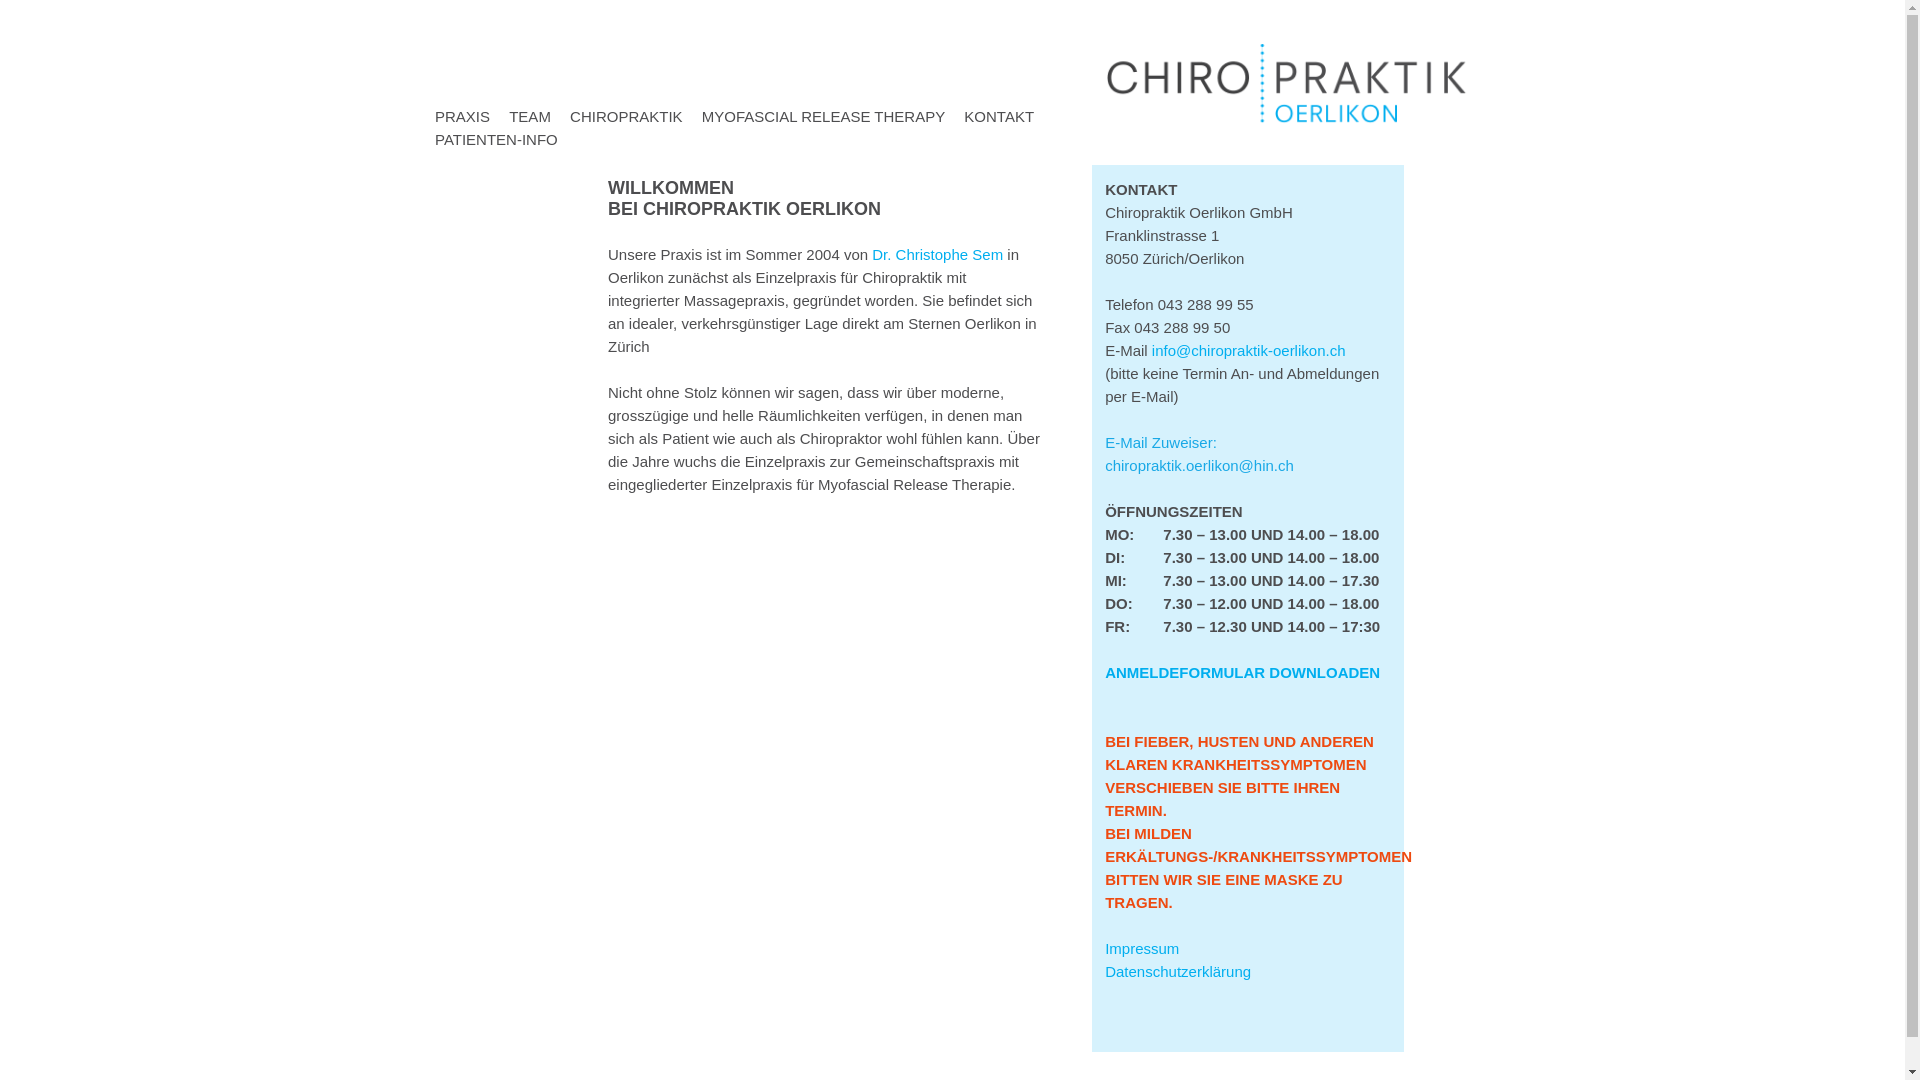  I want to click on 'PRAXIS', so click(461, 116).